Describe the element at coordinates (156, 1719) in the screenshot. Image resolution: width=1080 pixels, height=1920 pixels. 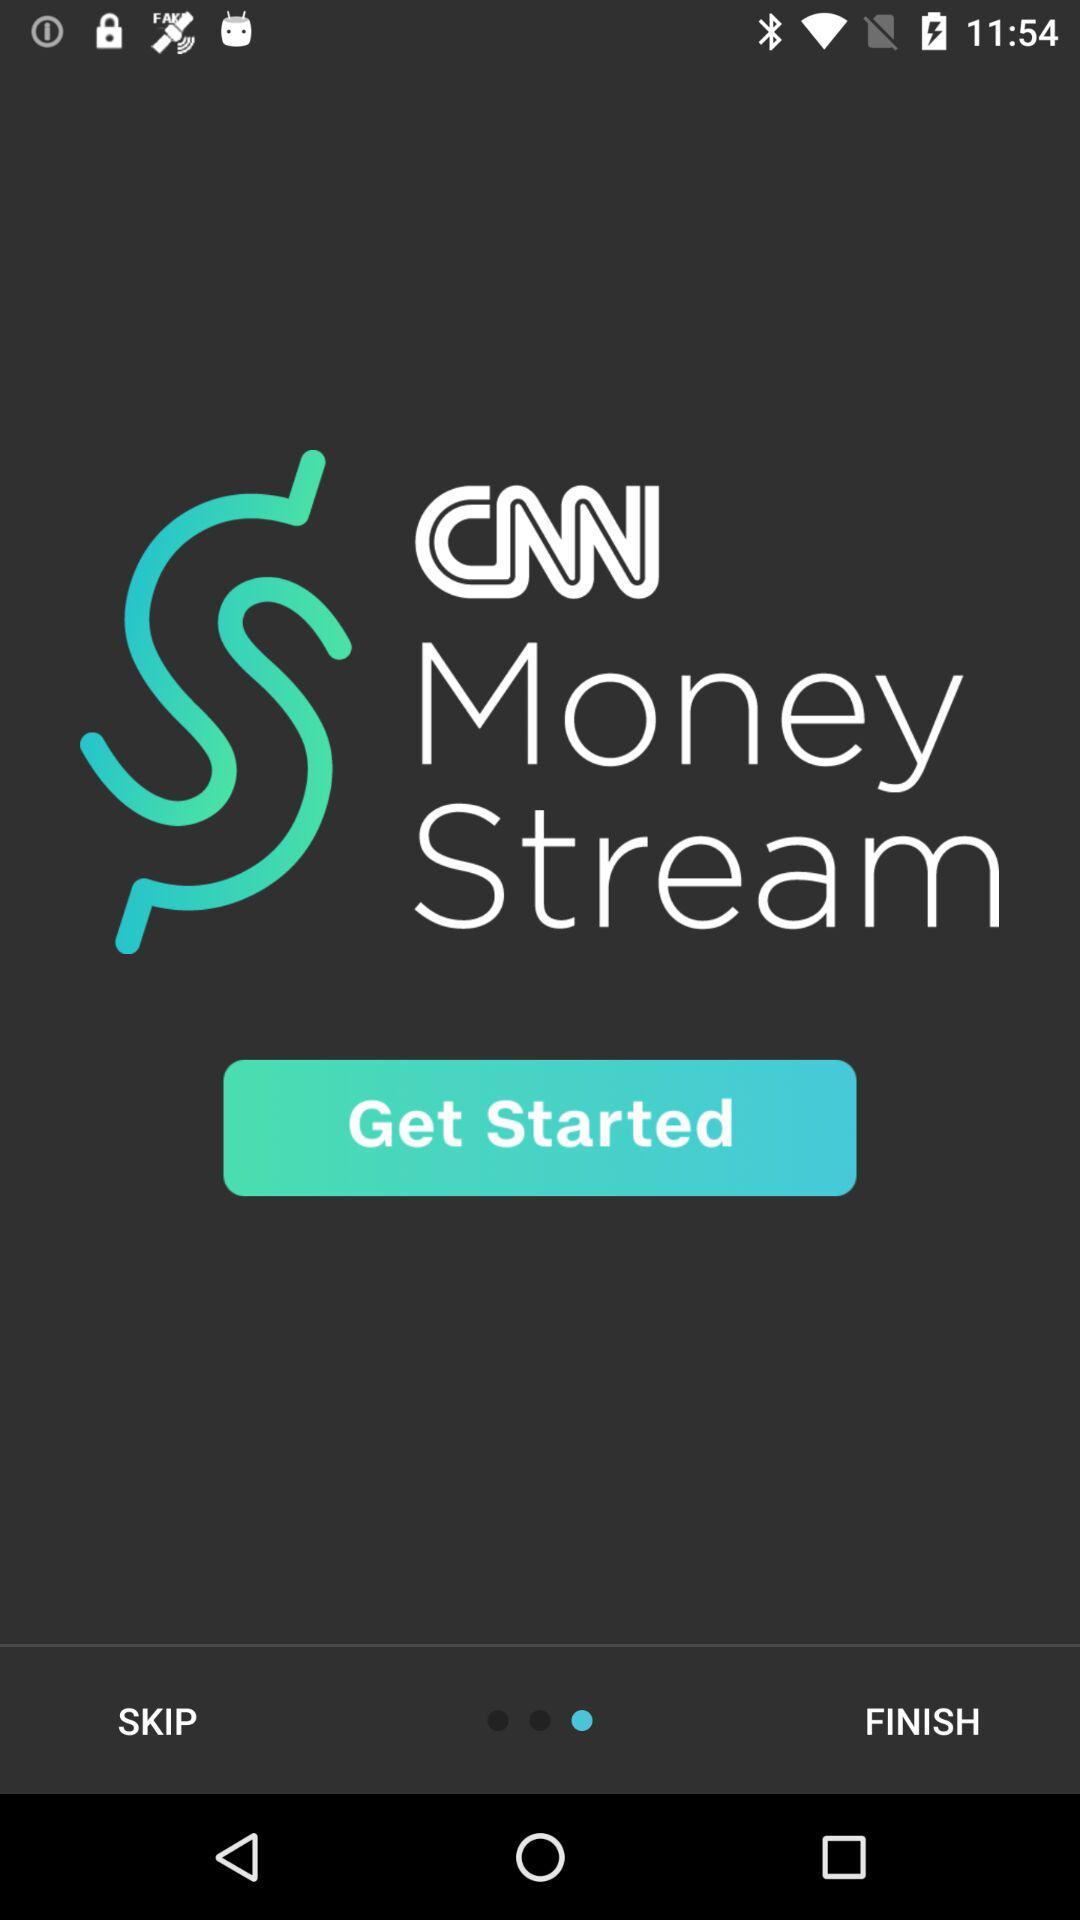
I see `the item at the bottom left corner` at that location.